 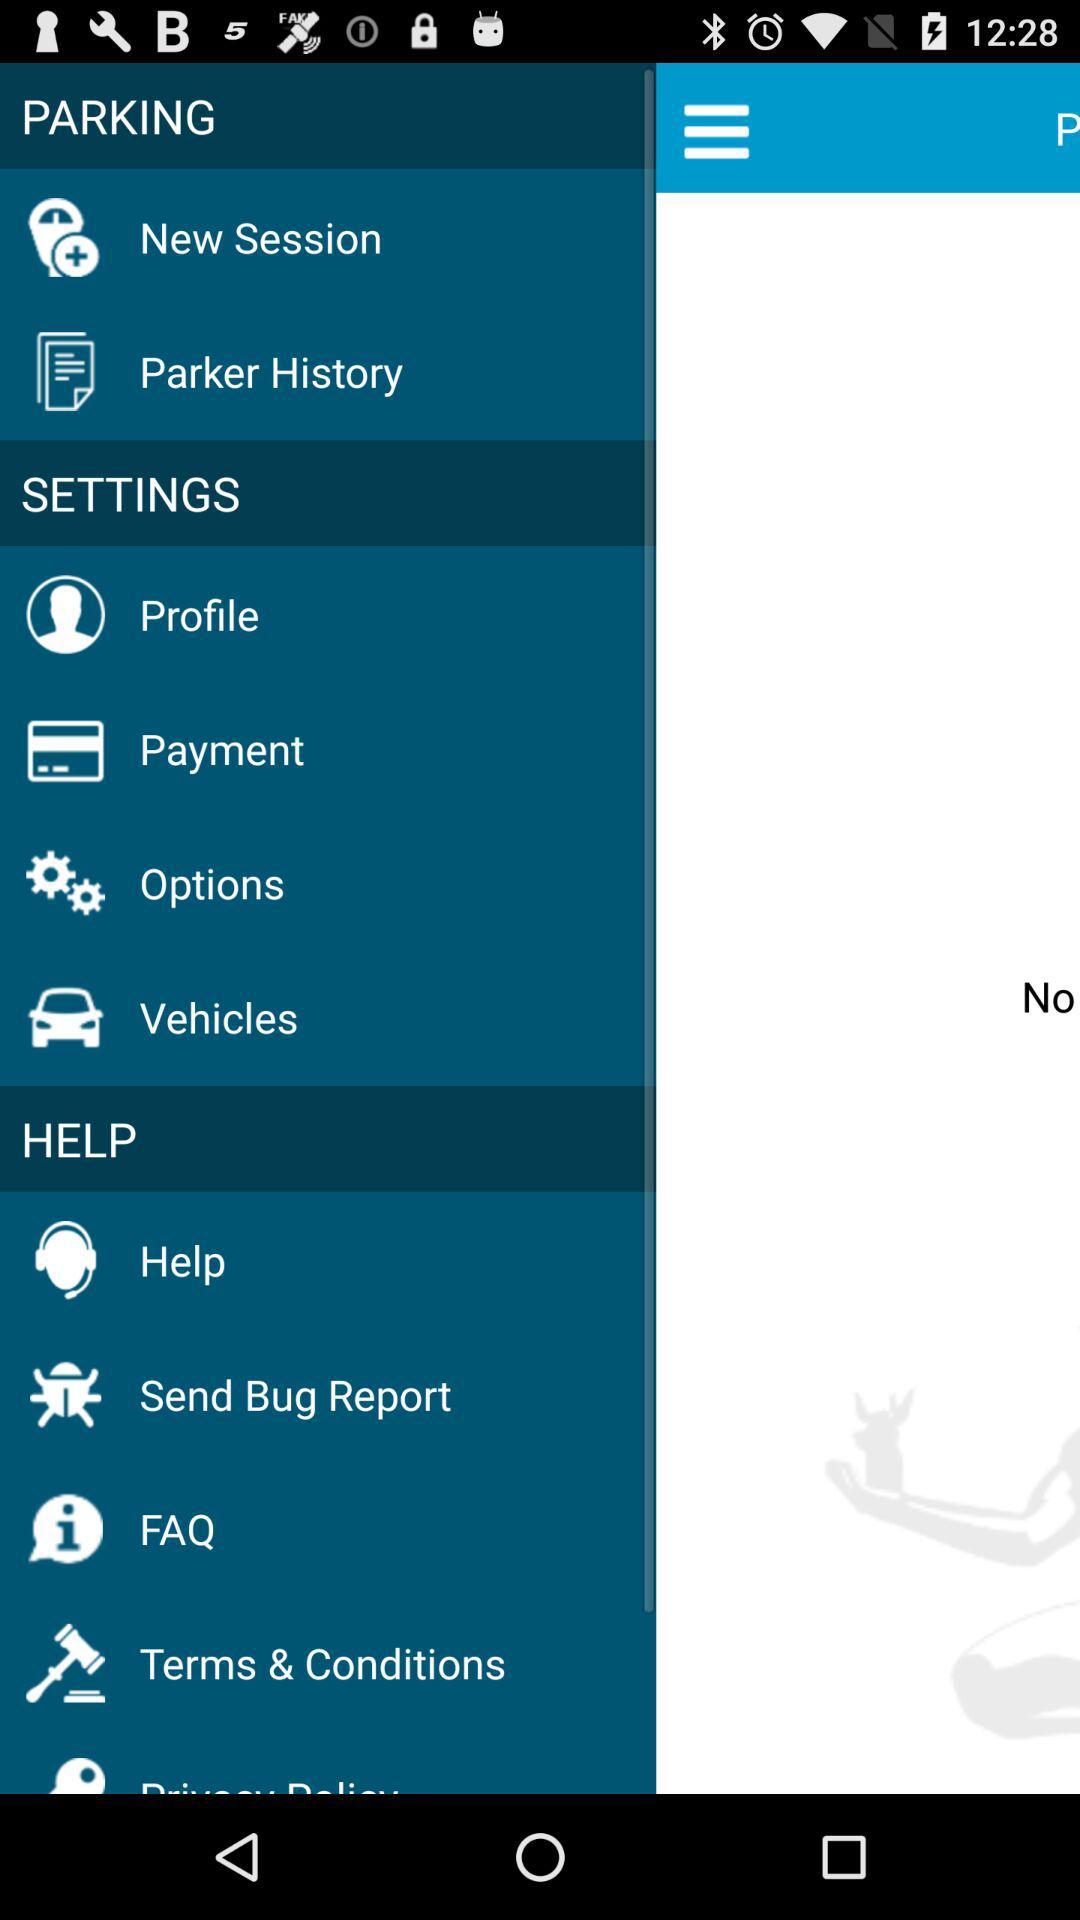 What do you see at coordinates (327, 493) in the screenshot?
I see `the item above profile` at bounding box center [327, 493].